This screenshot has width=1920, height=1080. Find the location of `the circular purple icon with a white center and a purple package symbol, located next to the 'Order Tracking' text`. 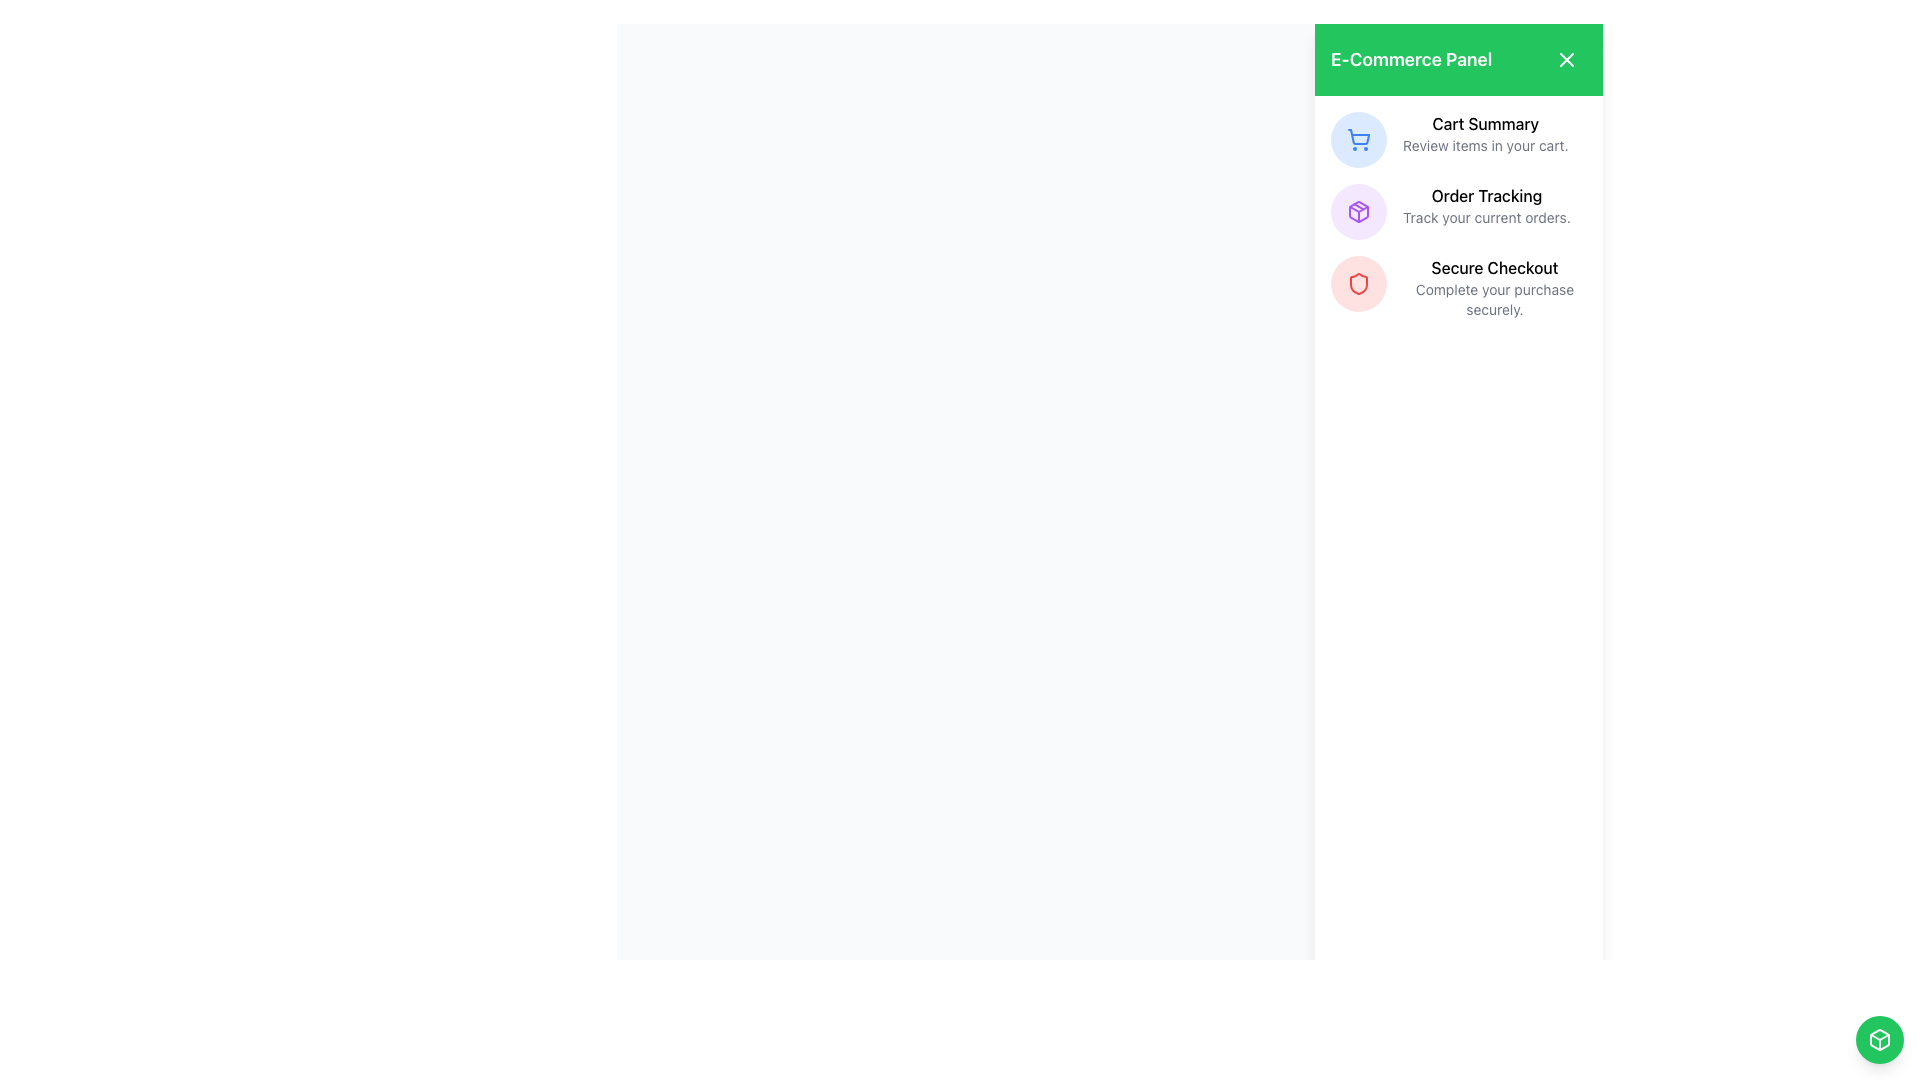

the circular purple icon with a white center and a purple package symbol, located next to the 'Order Tracking' text is located at coordinates (1358, 212).